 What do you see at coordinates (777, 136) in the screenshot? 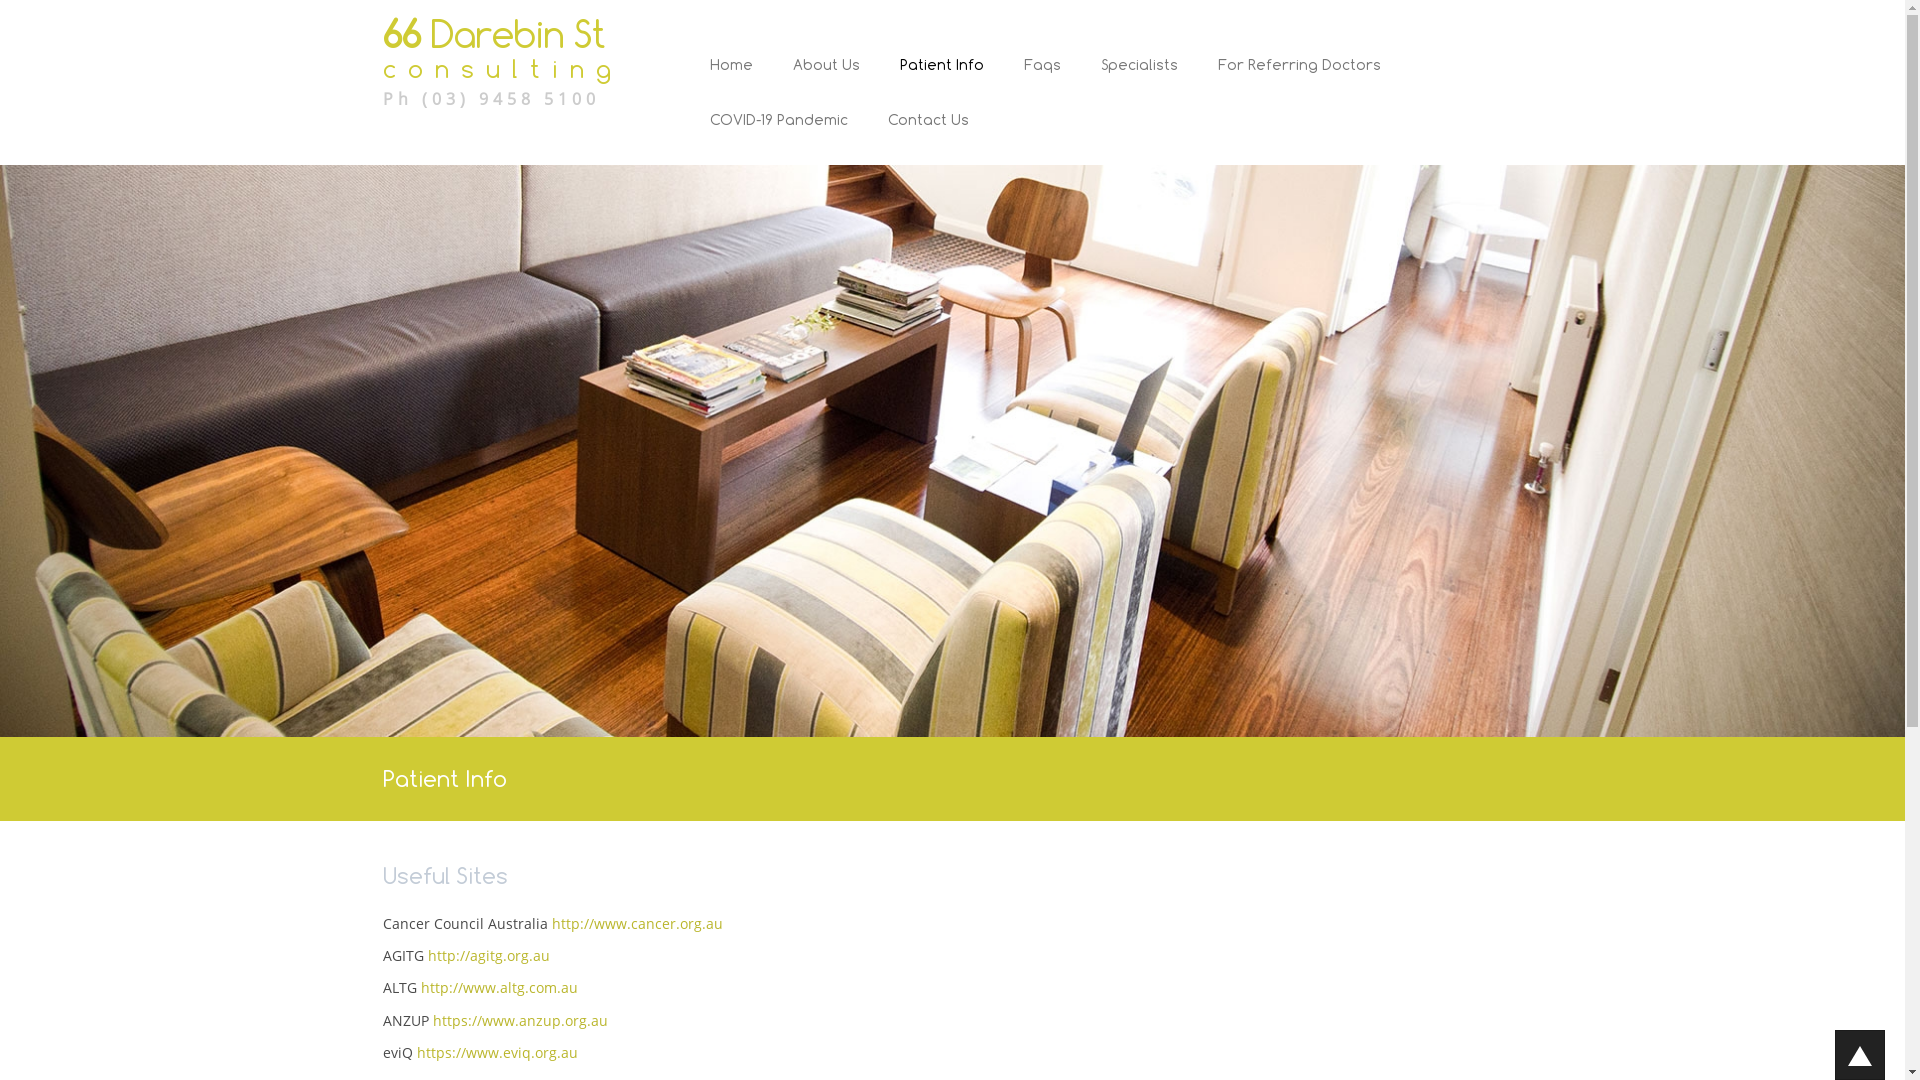
I see `'COVID-19 Pandemic'` at bounding box center [777, 136].